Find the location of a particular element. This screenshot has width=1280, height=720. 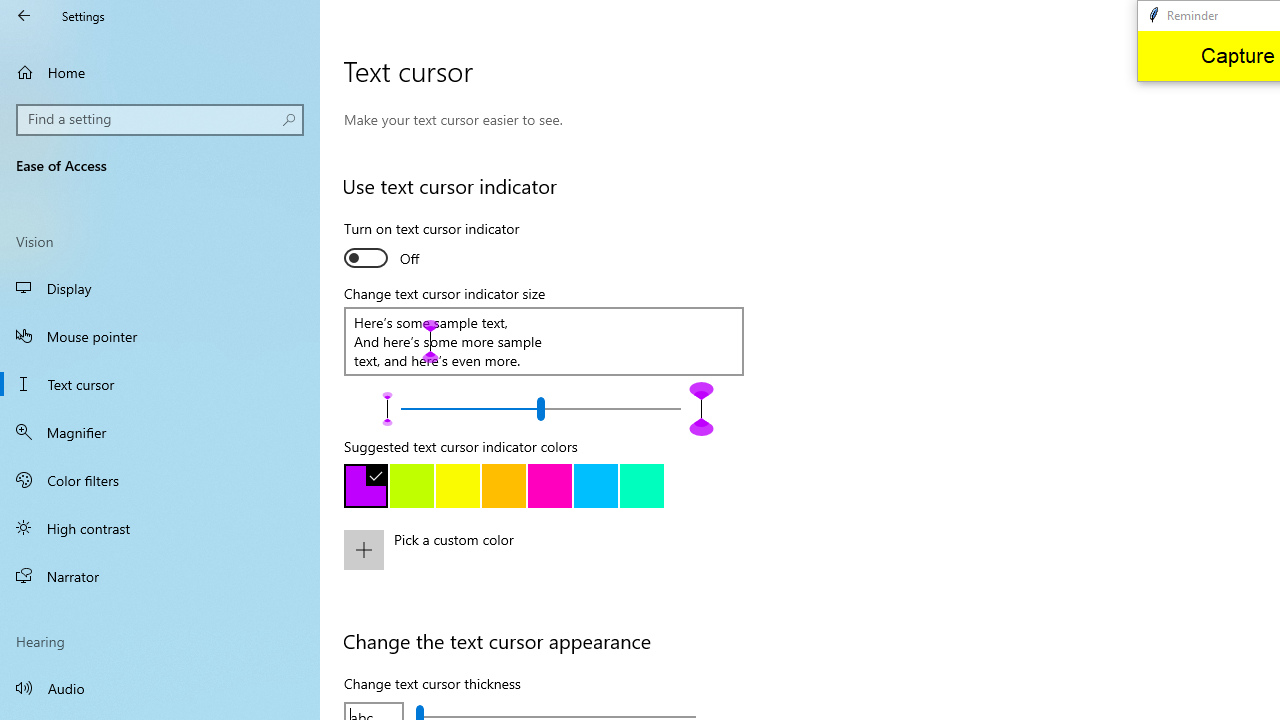

'Turn on text cursor indicator' is located at coordinates (431, 245).